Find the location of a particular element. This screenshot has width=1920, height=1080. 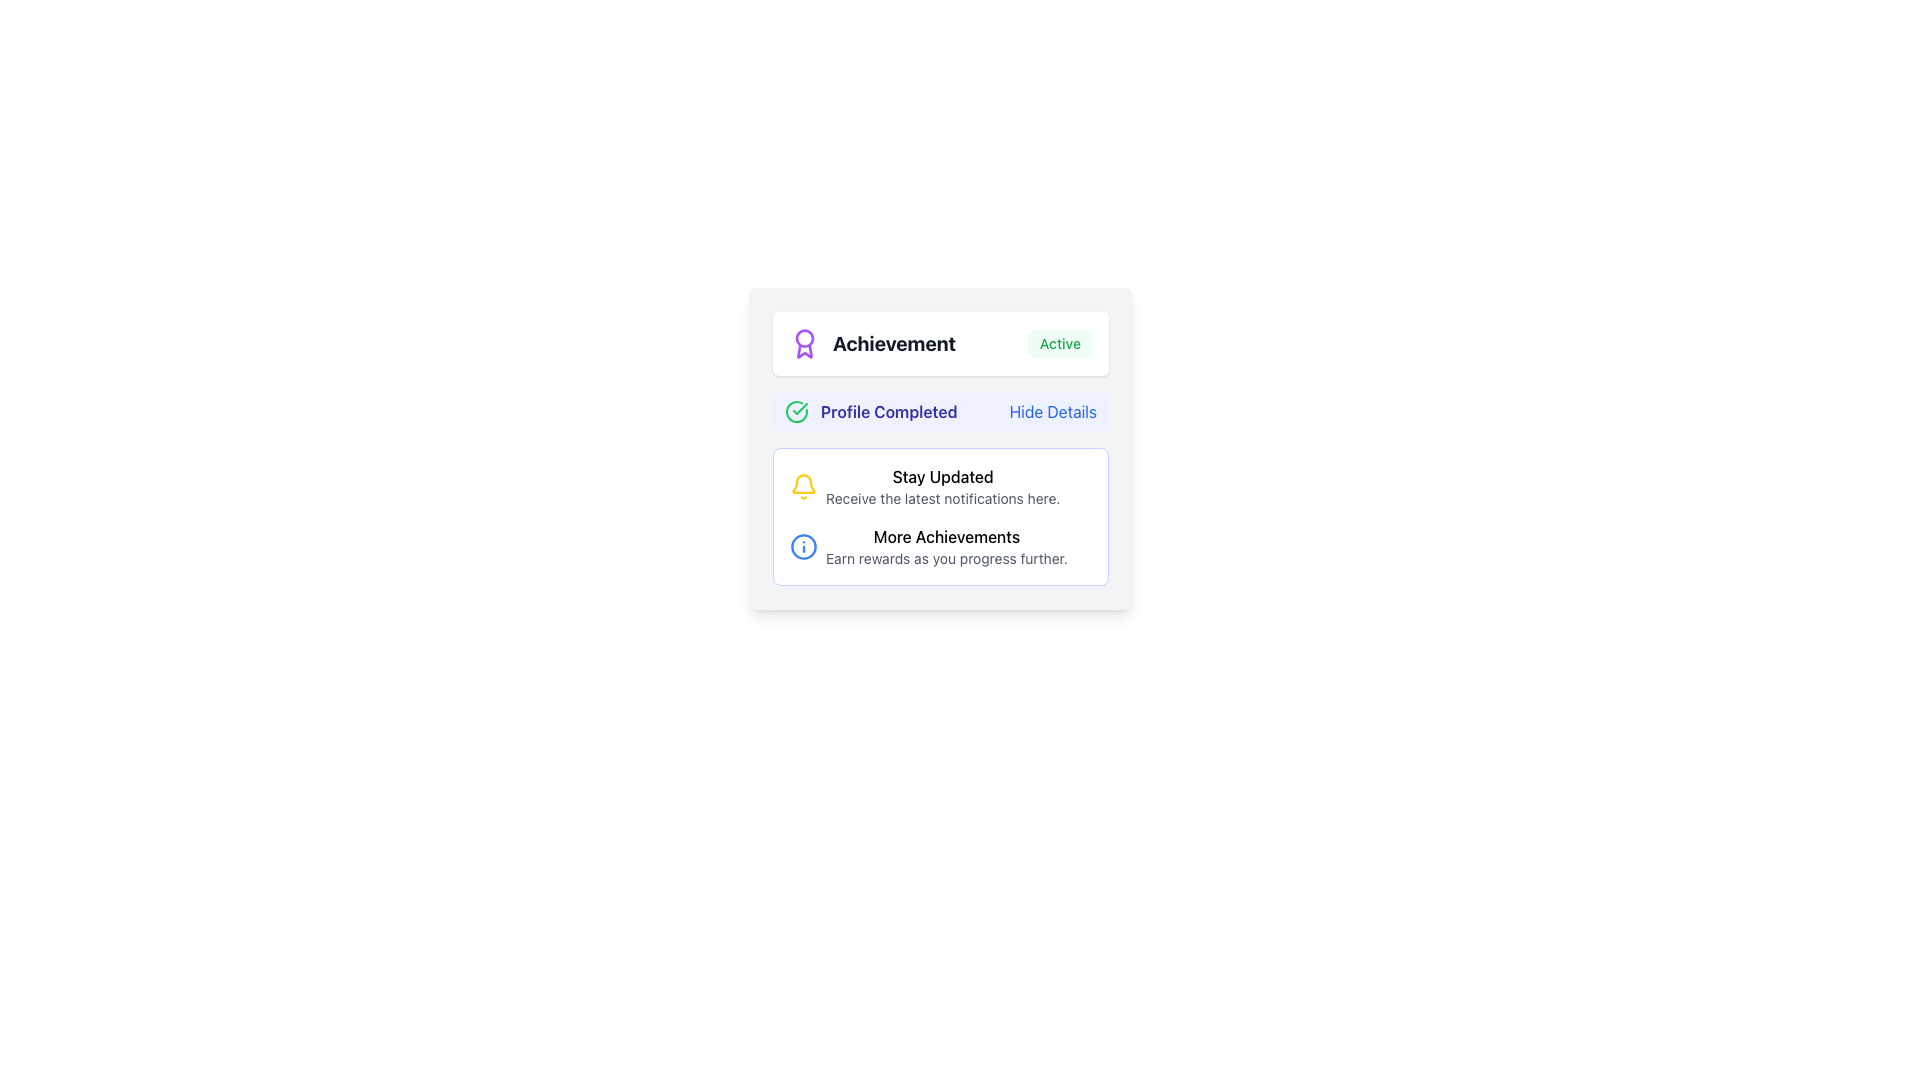

the Text Display element that serves as a label or title for the content in the associated section, located at the top-left of the card-like interface is located at coordinates (893, 342).